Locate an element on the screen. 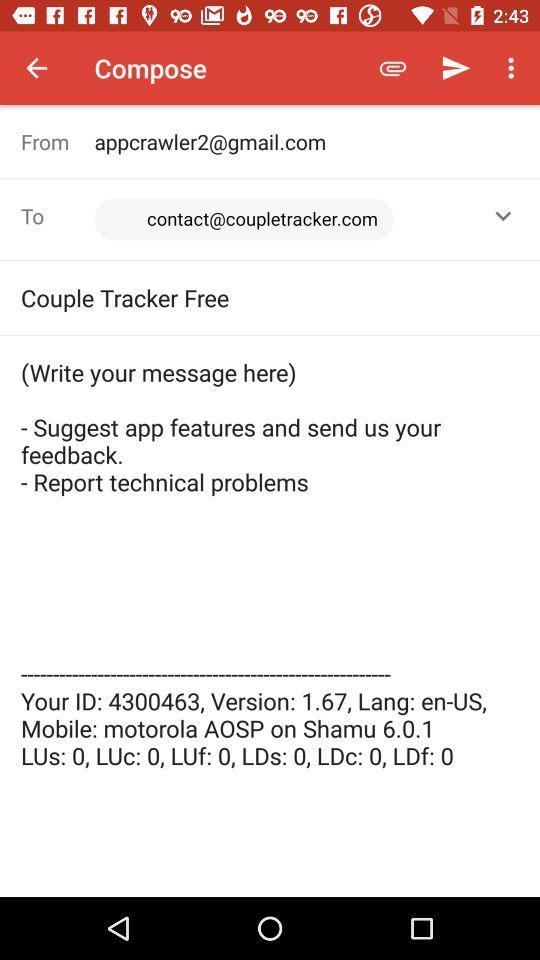 This screenshot has height=960, width=540. the icon to the right of the <contact@coupletracker.com>,  item is located at coordinates (502, 216).